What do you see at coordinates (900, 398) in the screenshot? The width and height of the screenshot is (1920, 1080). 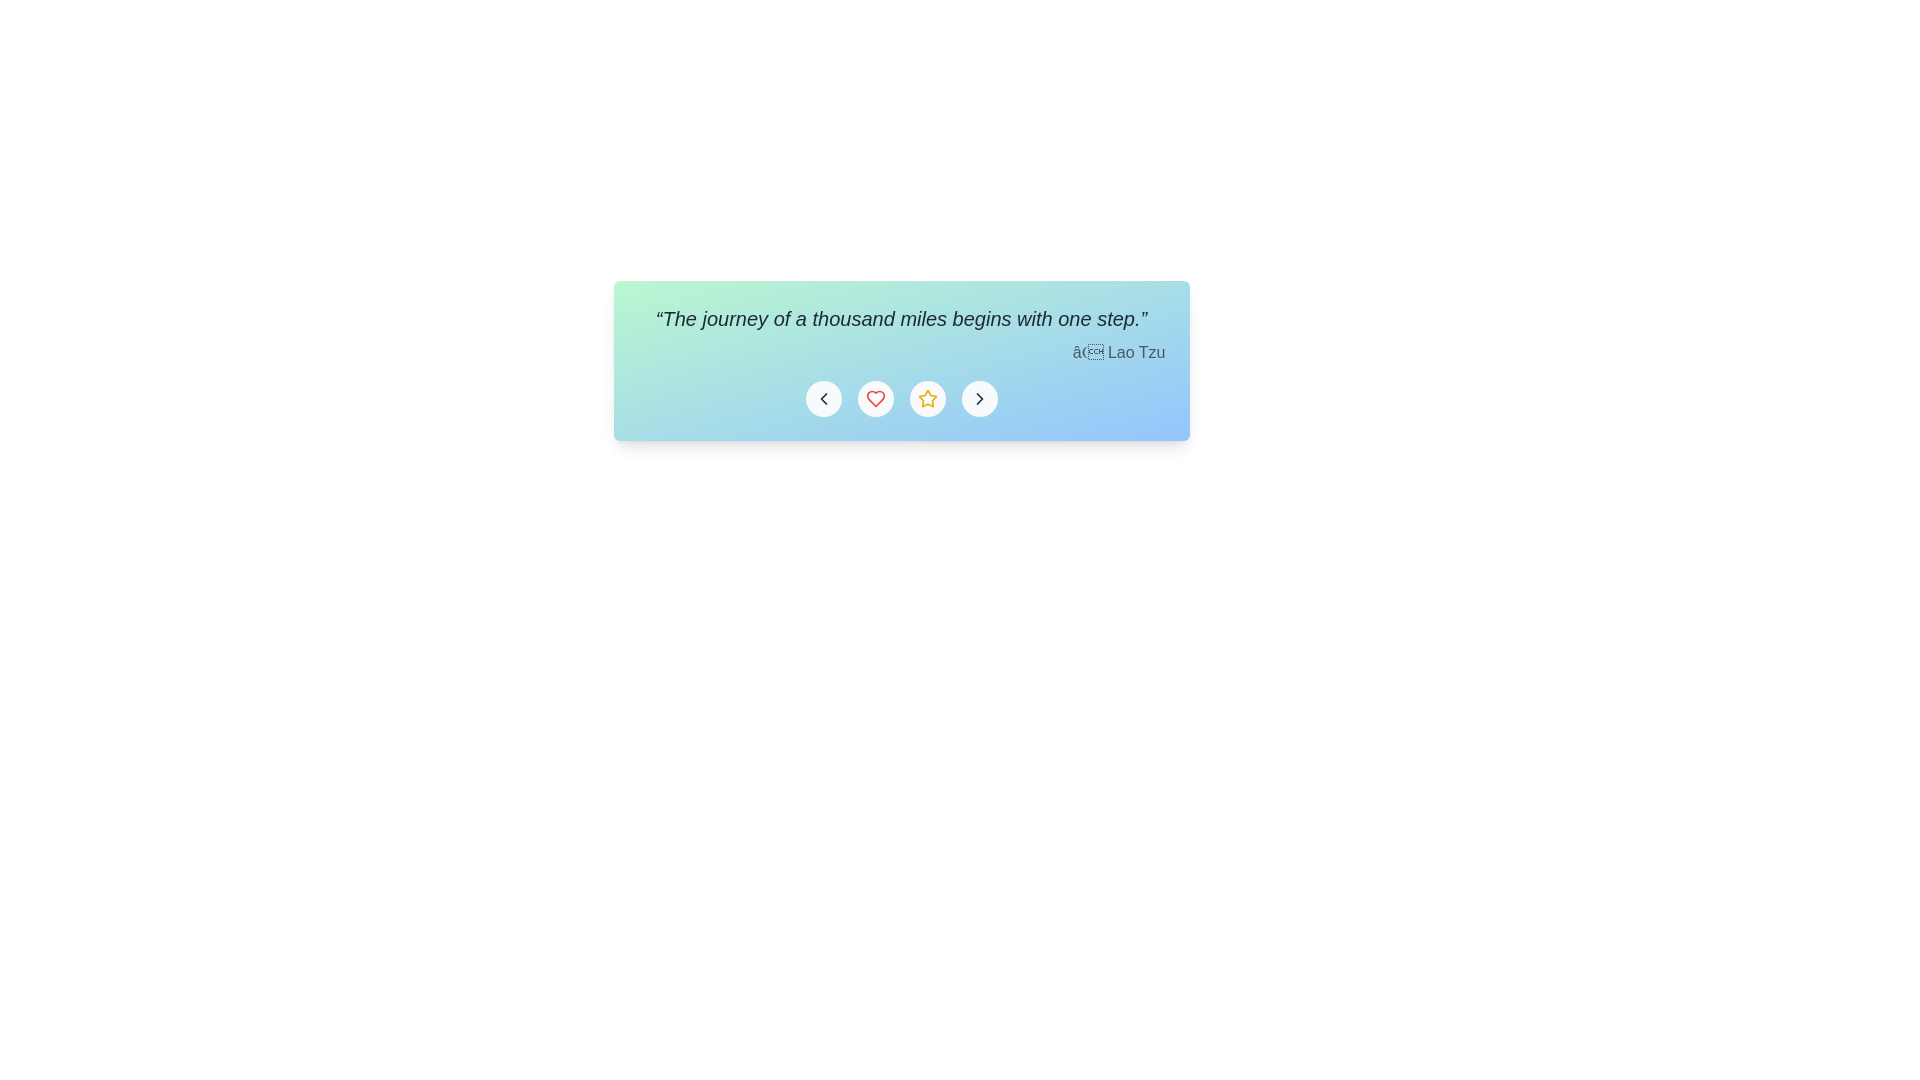 I see `the third button from the left in the set of interactive buttons, which is represented by a heart icon for favoriting or liking content` at bounding box center [900, 398].